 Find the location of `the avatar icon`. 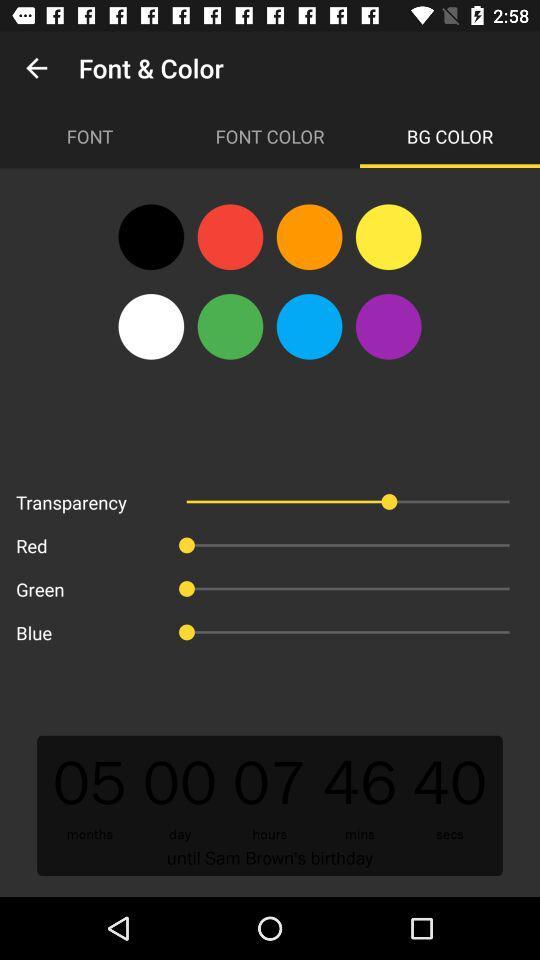

the avatar icon is located at coordinates (309, 237).